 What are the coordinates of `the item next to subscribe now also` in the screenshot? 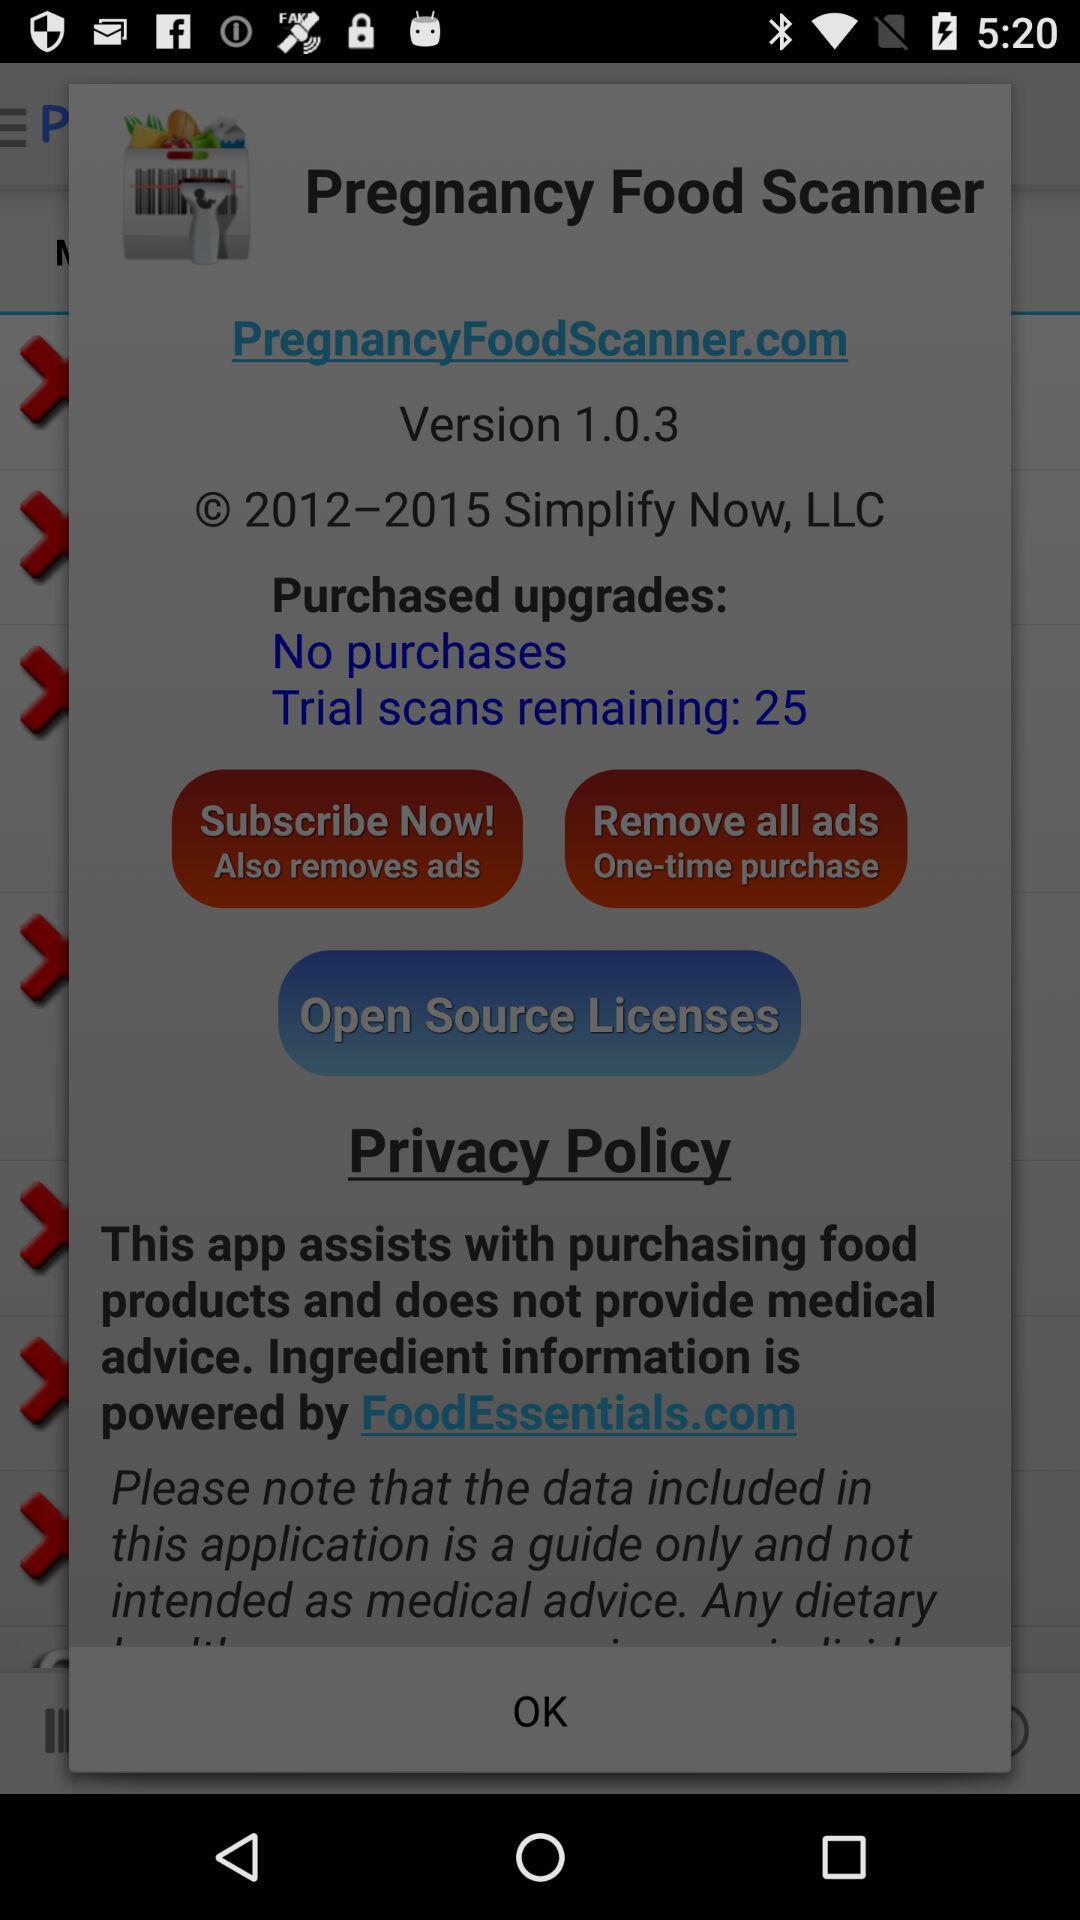 It's located at (736, 838).